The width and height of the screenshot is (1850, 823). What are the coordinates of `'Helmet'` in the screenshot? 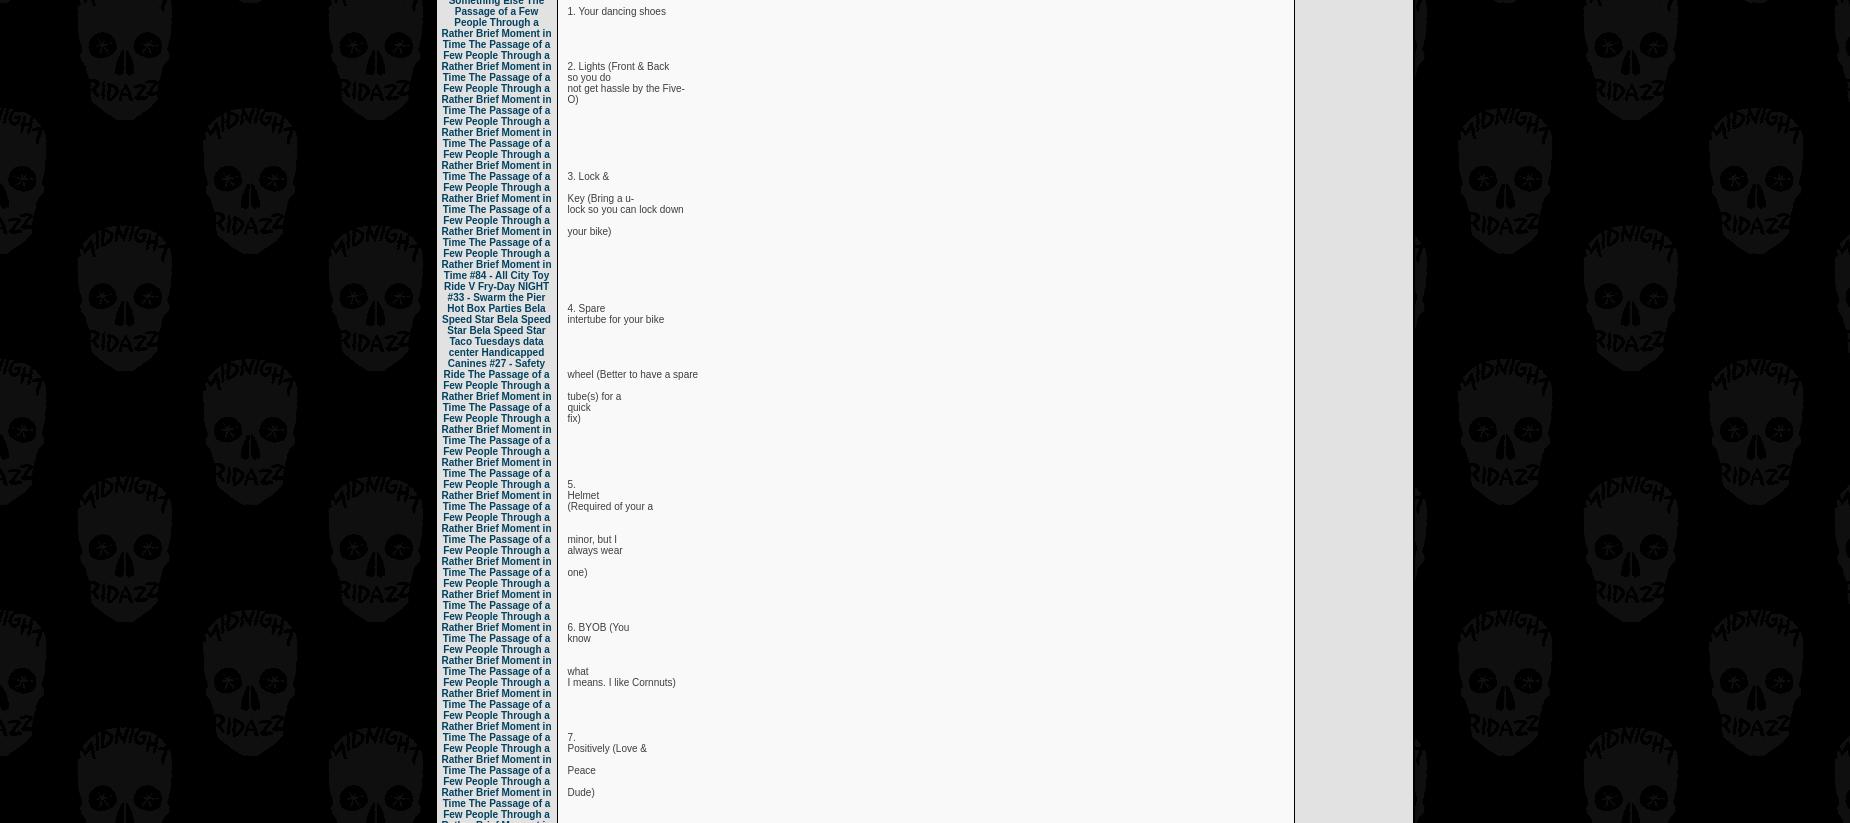 It's located at (567, 495).